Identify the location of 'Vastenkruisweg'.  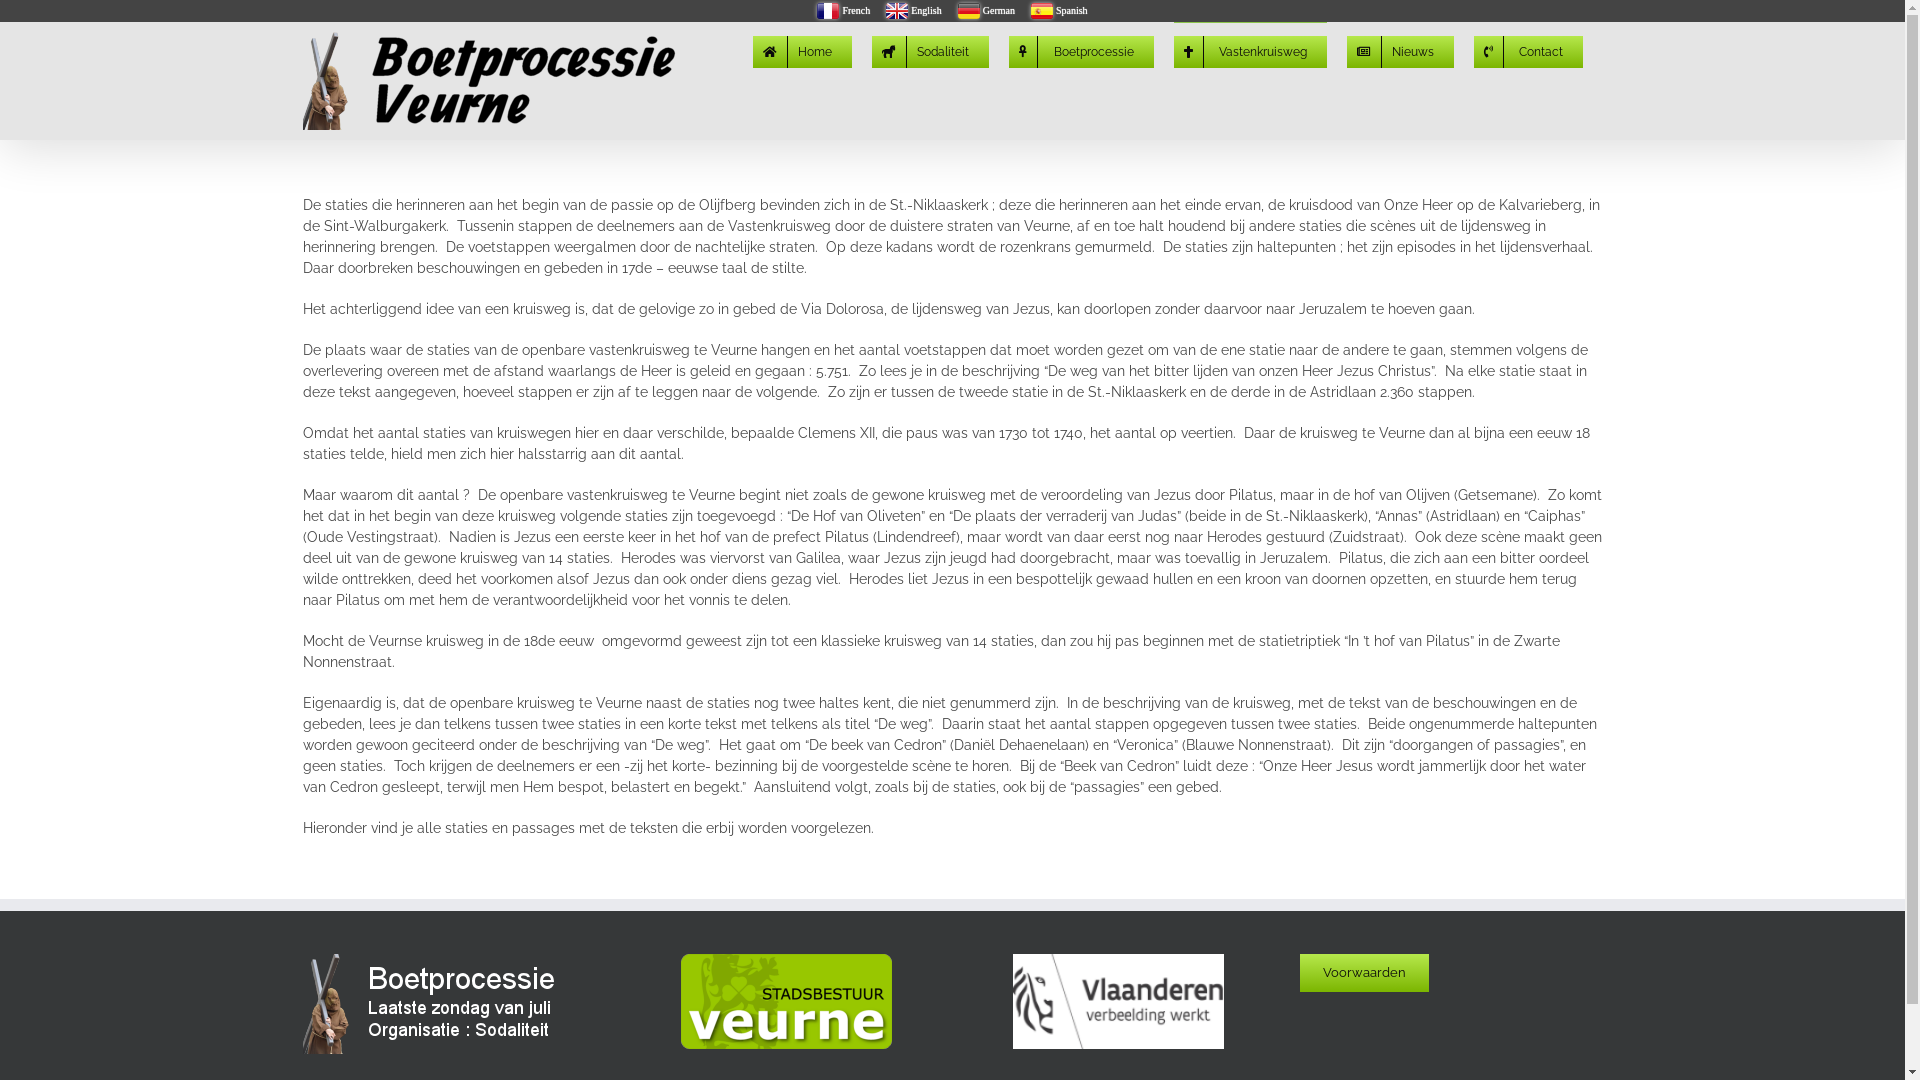
(1174, 49).